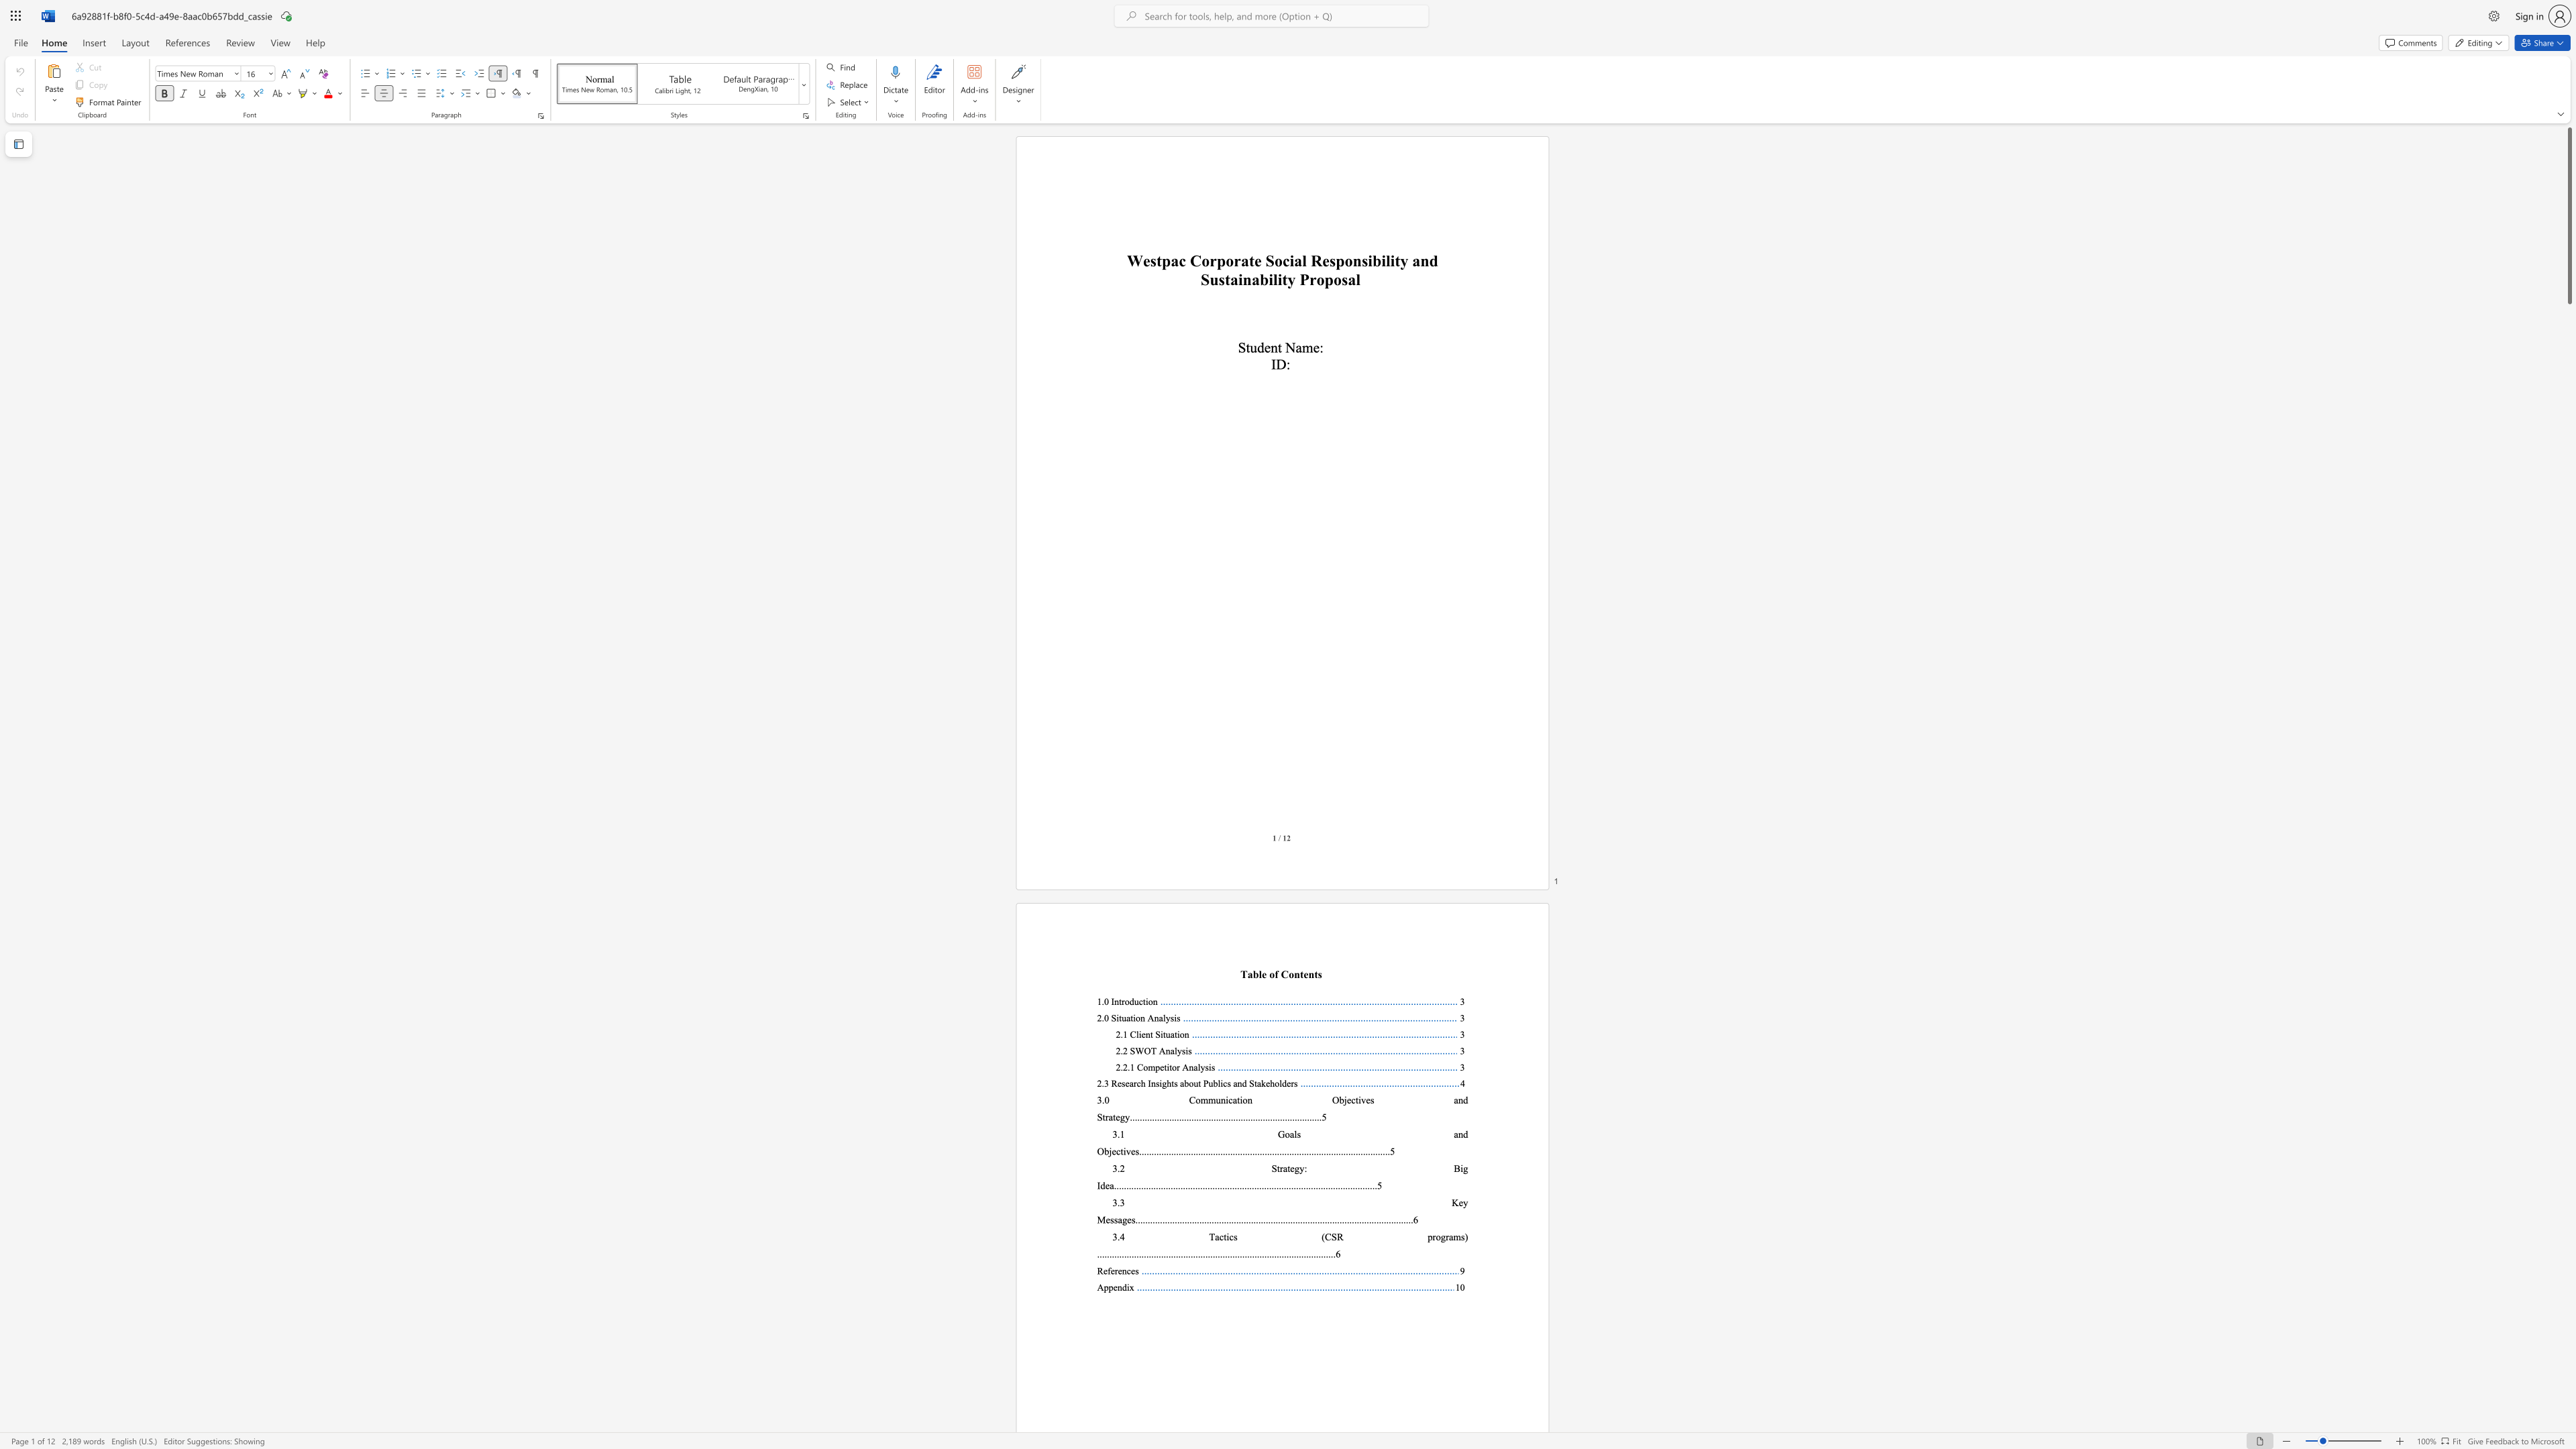 The width and height of the screenshot is (2576, 1449). Describe the element at coordinates (1272, 1185) in the screenshot. I see `the subset text "..........................." within the text "......................................................................................................"` at that location.